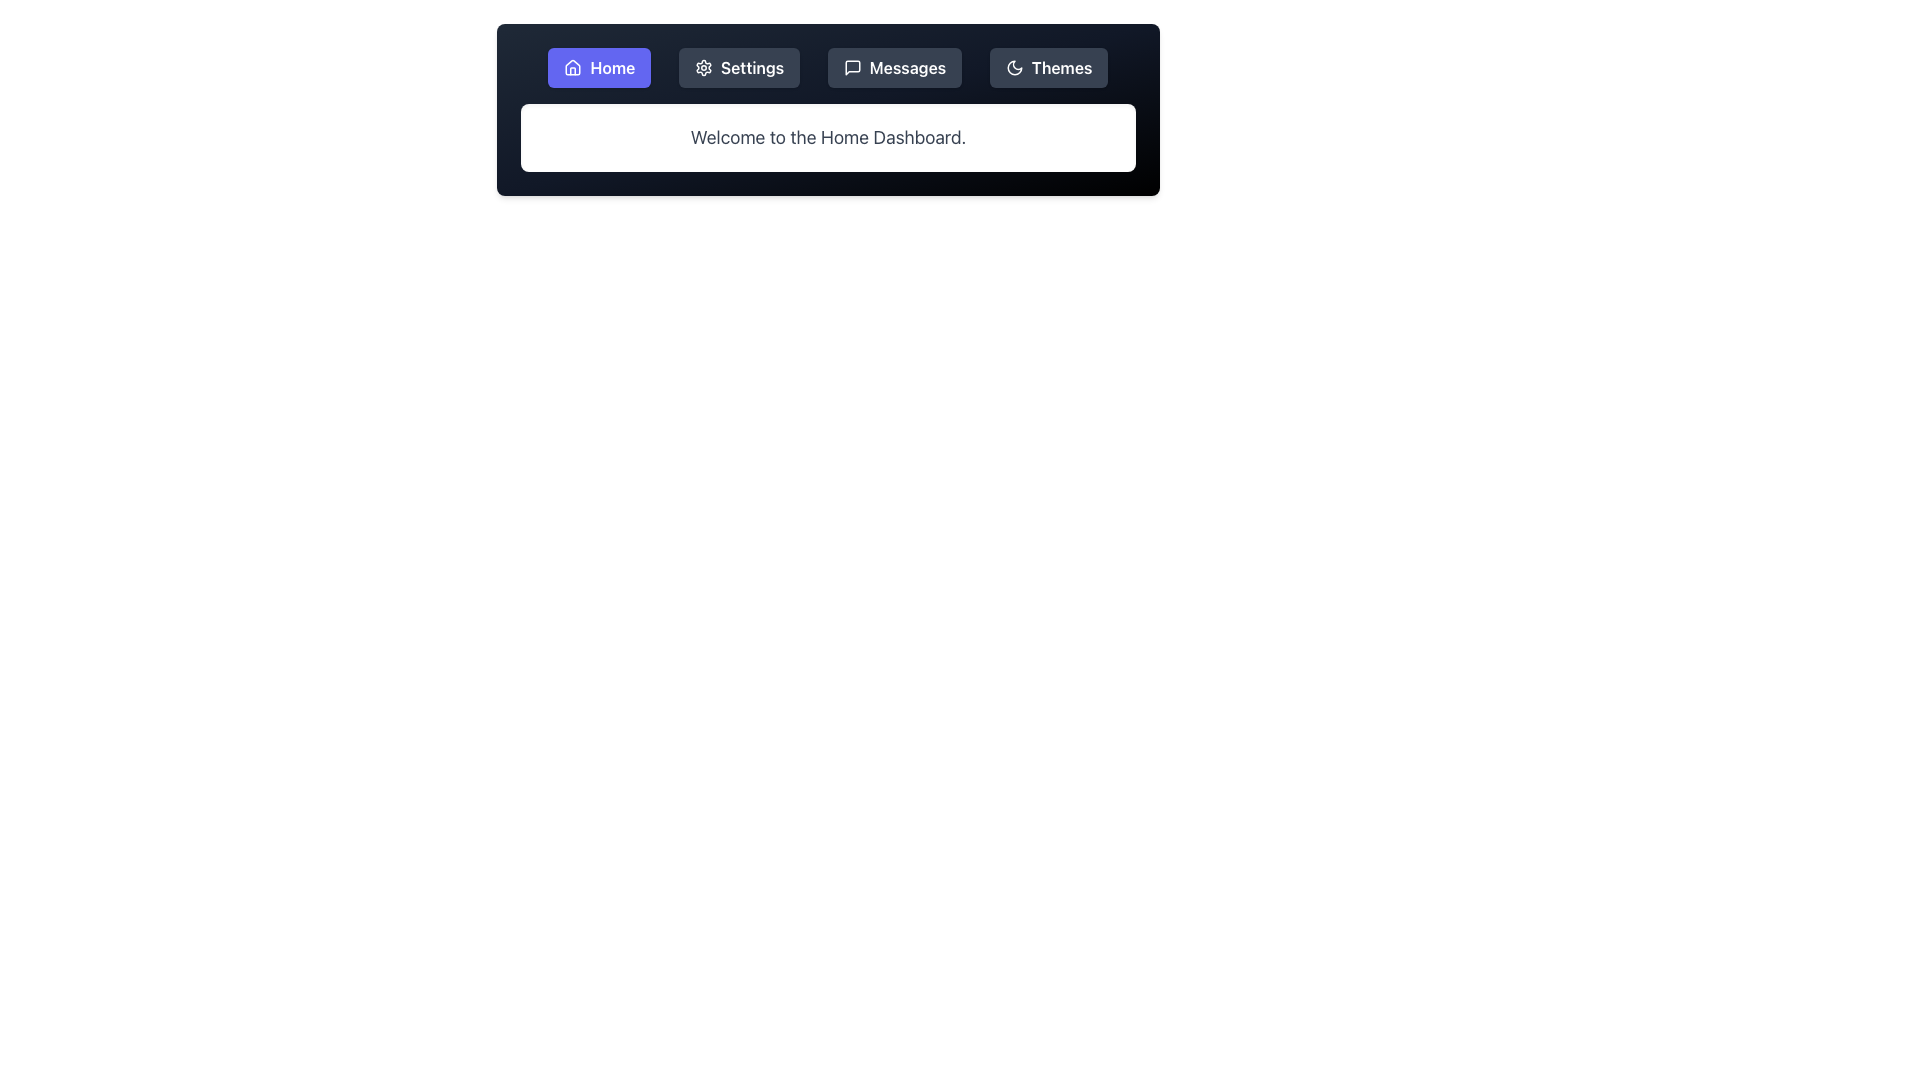  Describe the element at coordinates (572, 66) in the screenshot. I see `the home icon, which is a minimalist graphical representation of a house with a triangular roof and rectangular base, located within the 'Home' button of the navigation menu` at that location.